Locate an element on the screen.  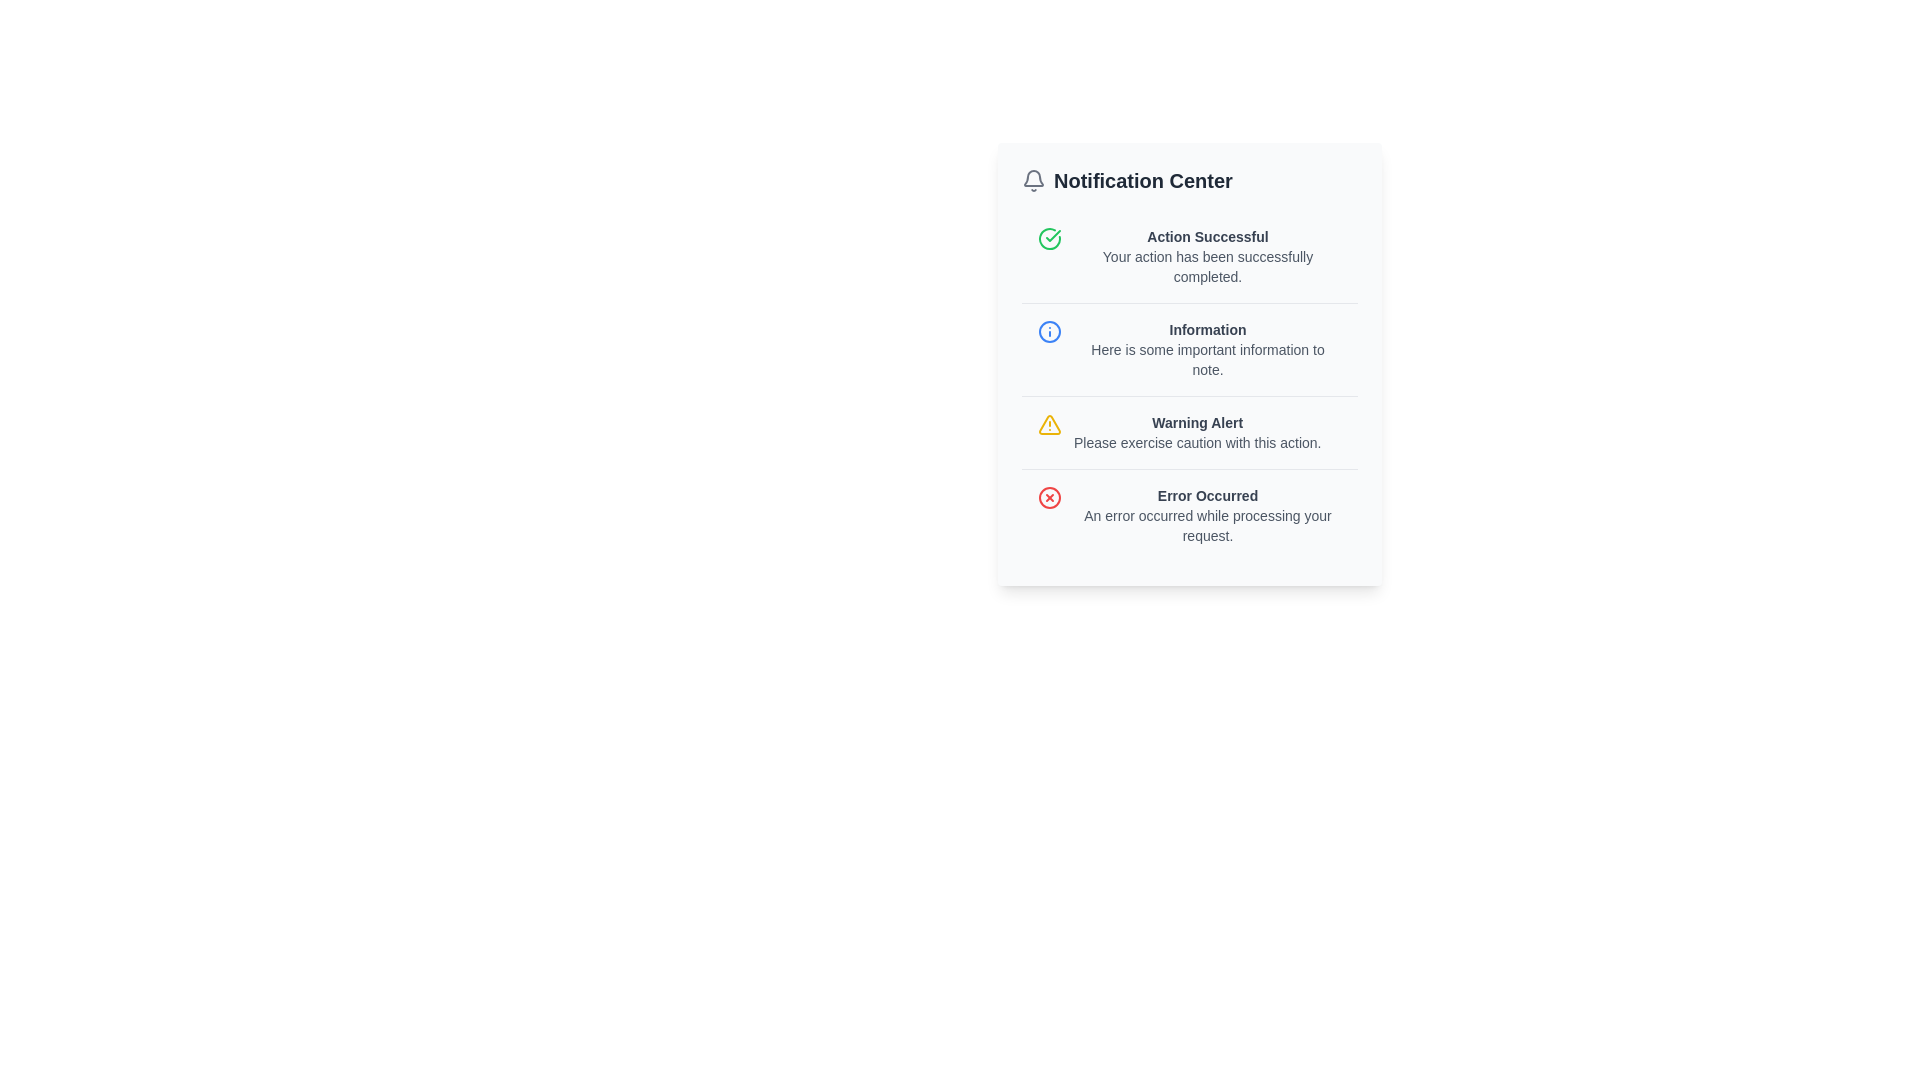
the notification element titled 'Action Successful' with a green circular checkmark icon in the Notification Center panel is located at coordinates (1190, 256).